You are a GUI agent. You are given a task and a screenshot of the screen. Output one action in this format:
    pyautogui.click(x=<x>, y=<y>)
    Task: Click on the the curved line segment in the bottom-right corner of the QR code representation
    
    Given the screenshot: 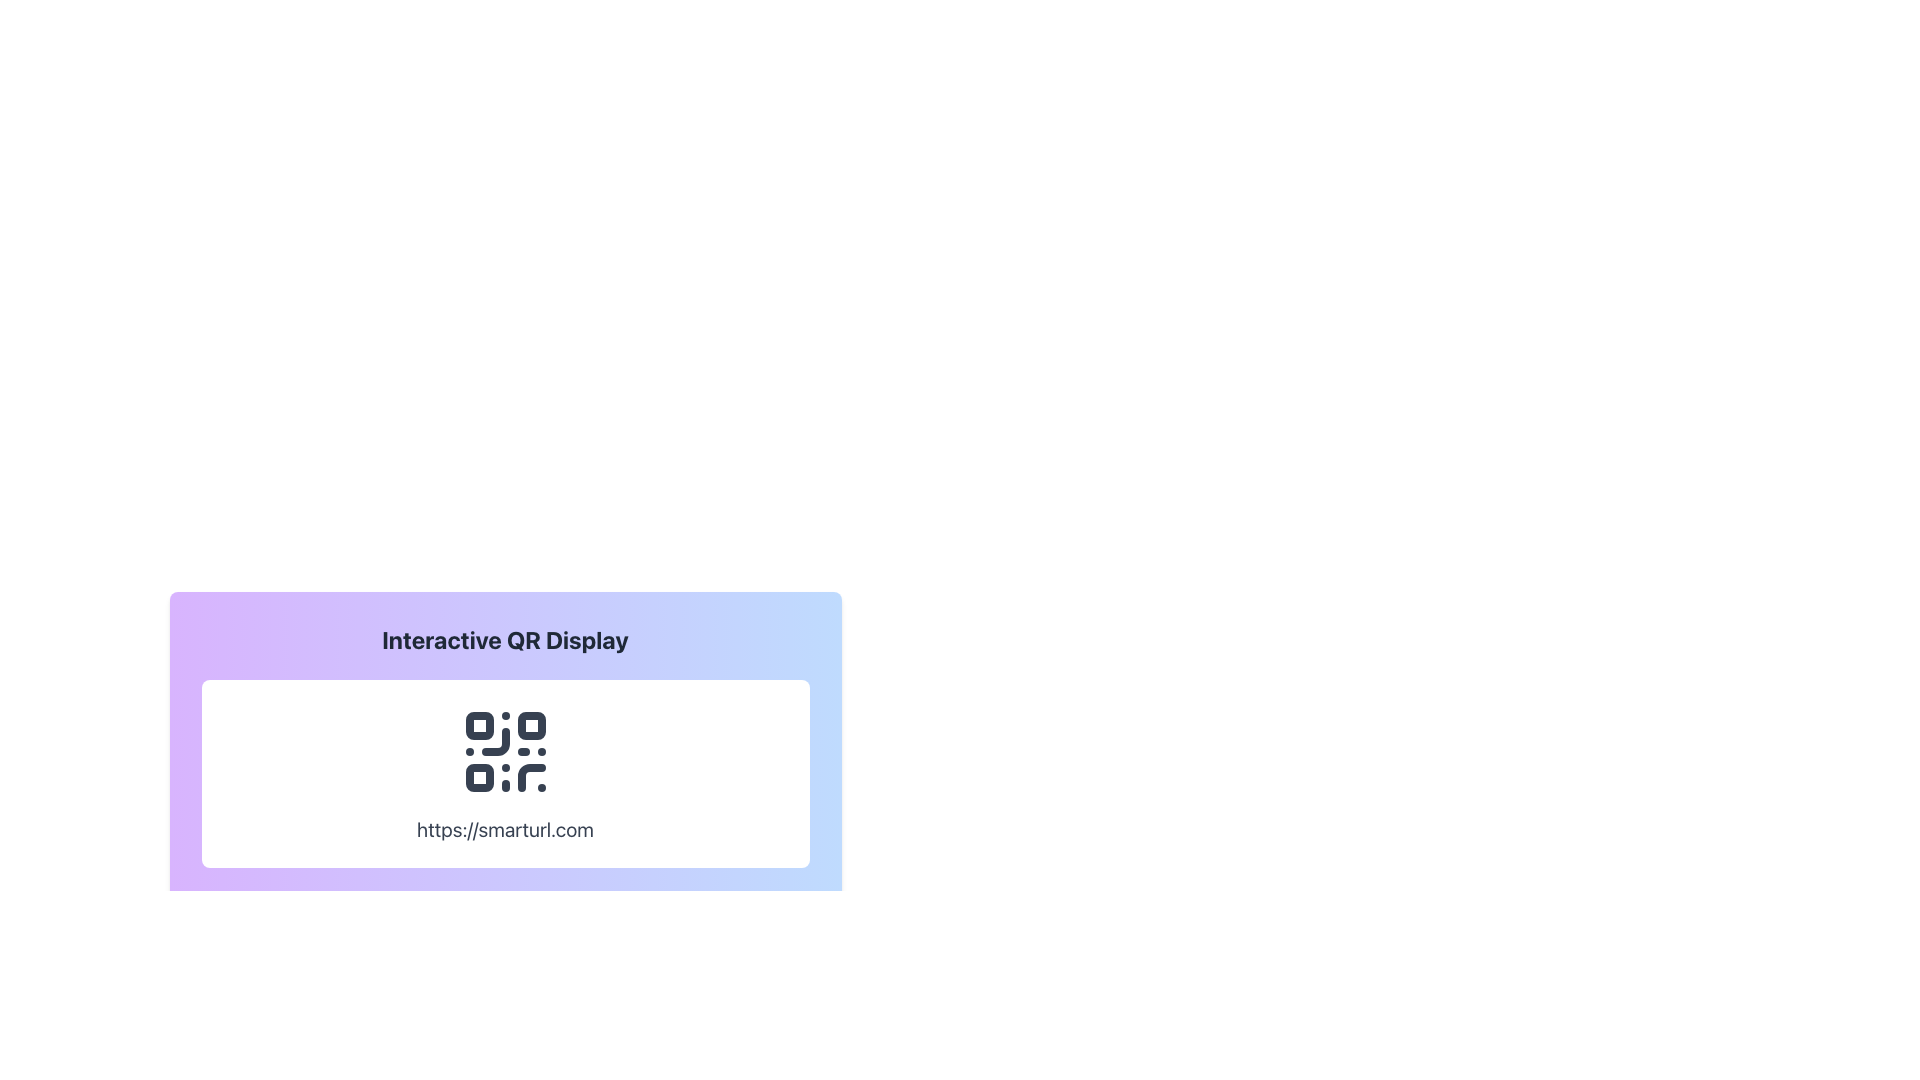 What is the action you would take?
    pyautogui.click(x=531, y=777)
    